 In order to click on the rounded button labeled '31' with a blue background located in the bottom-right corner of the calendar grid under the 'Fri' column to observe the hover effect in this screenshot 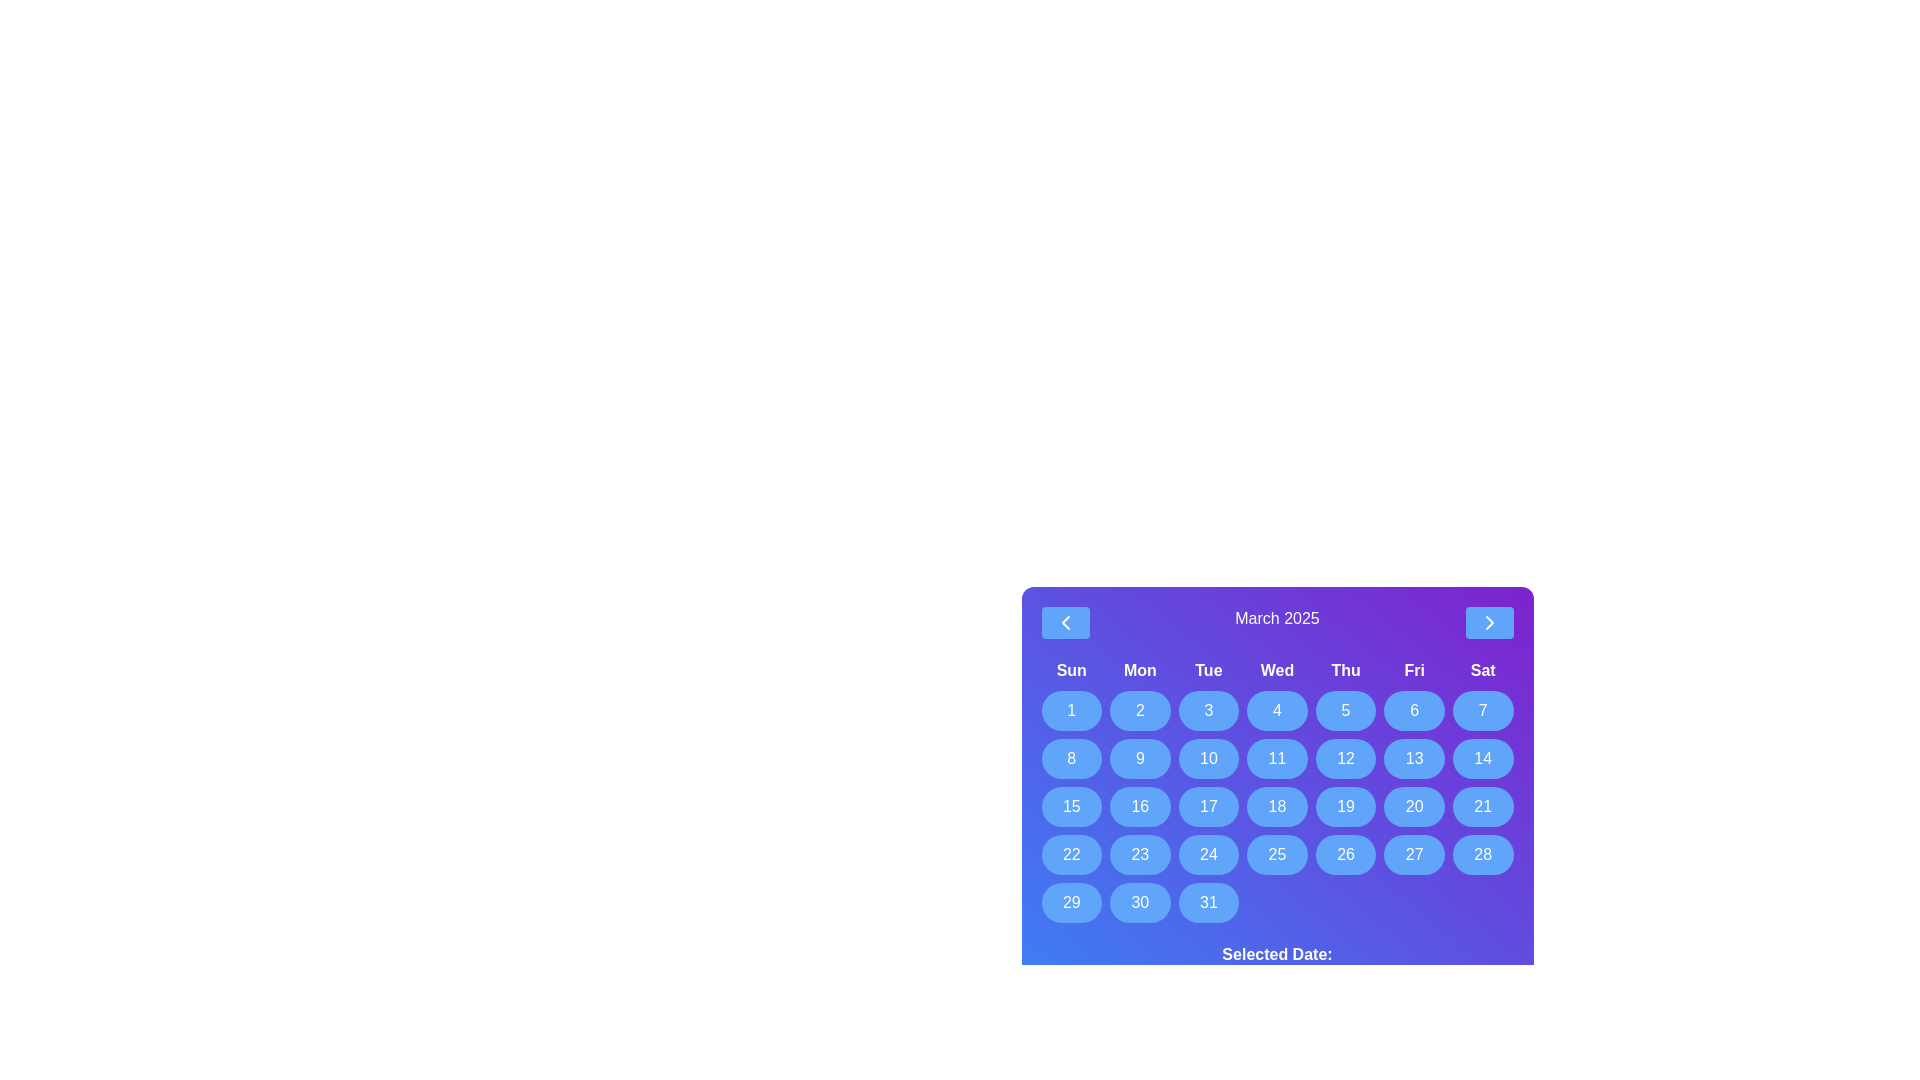, I will do `click(1207, 902)`.